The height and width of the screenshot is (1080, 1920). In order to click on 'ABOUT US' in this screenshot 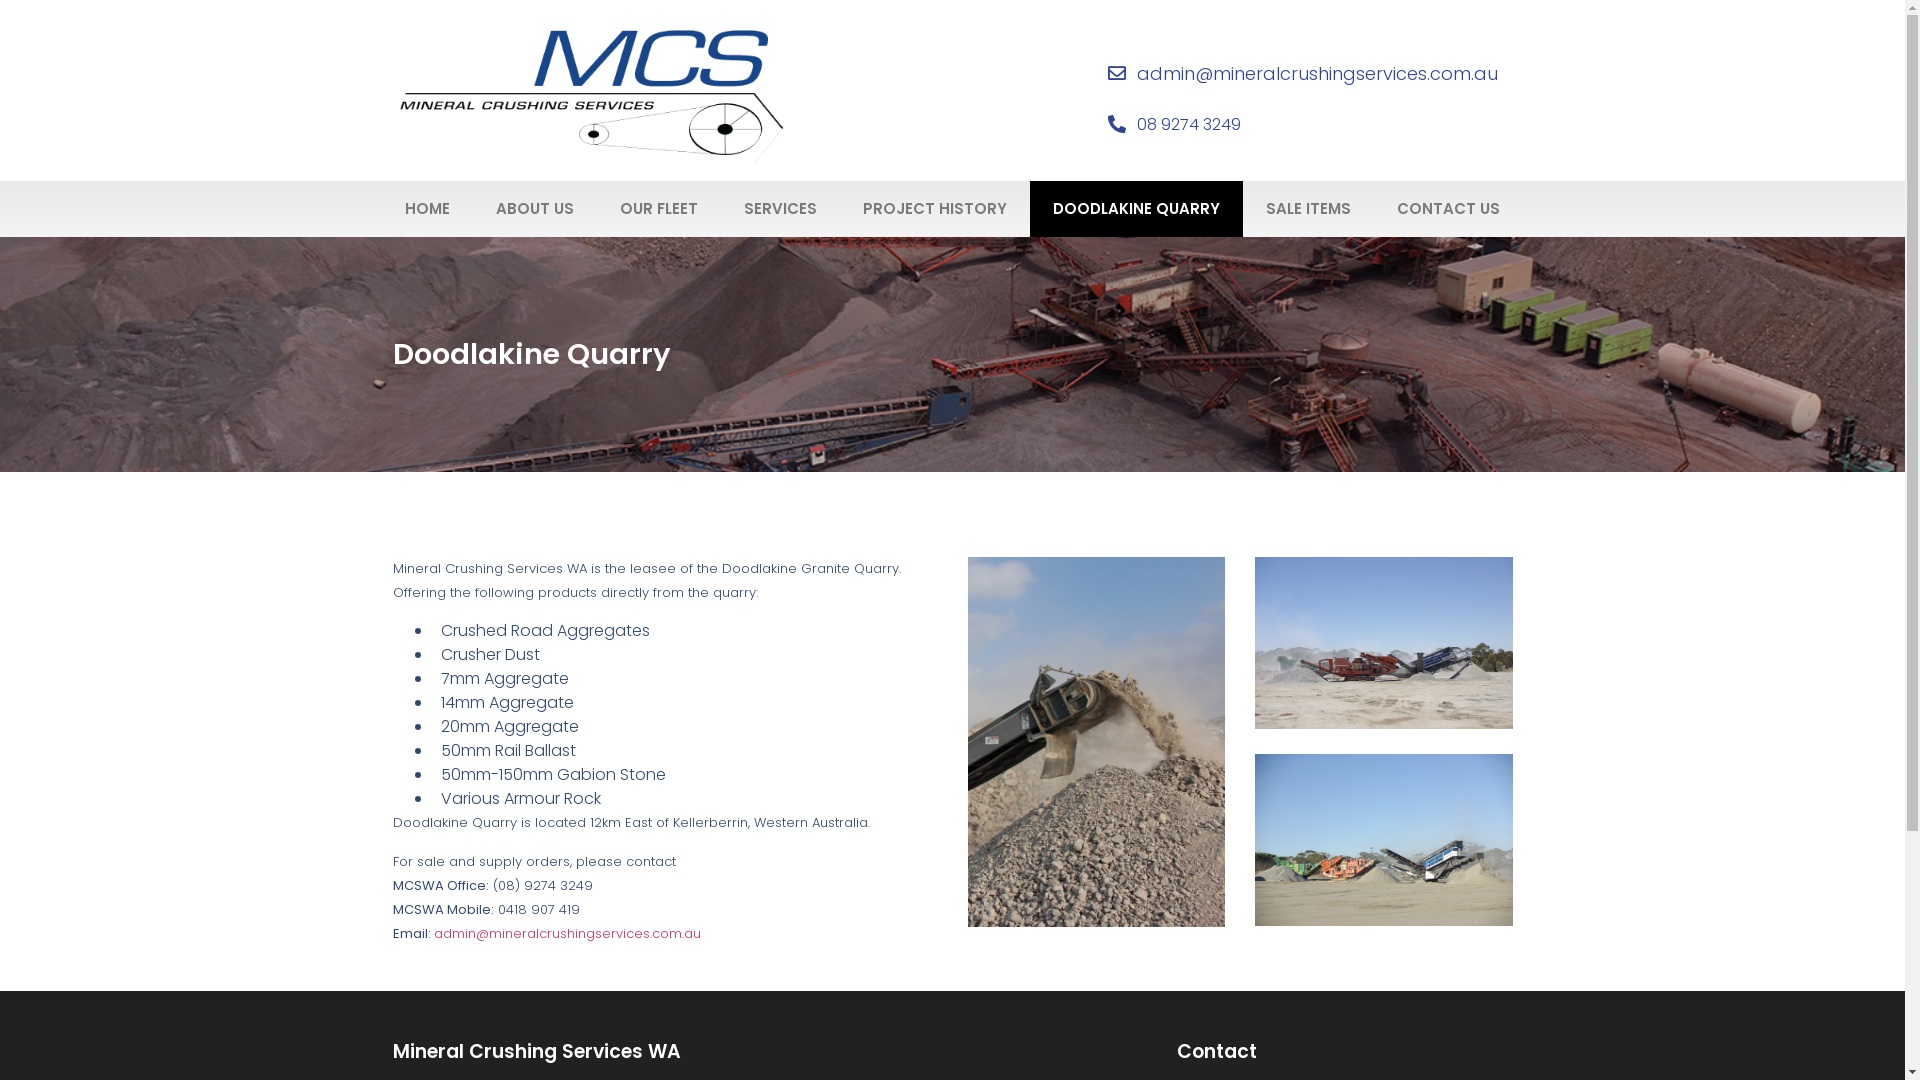, I will do `click(534, 208)`.